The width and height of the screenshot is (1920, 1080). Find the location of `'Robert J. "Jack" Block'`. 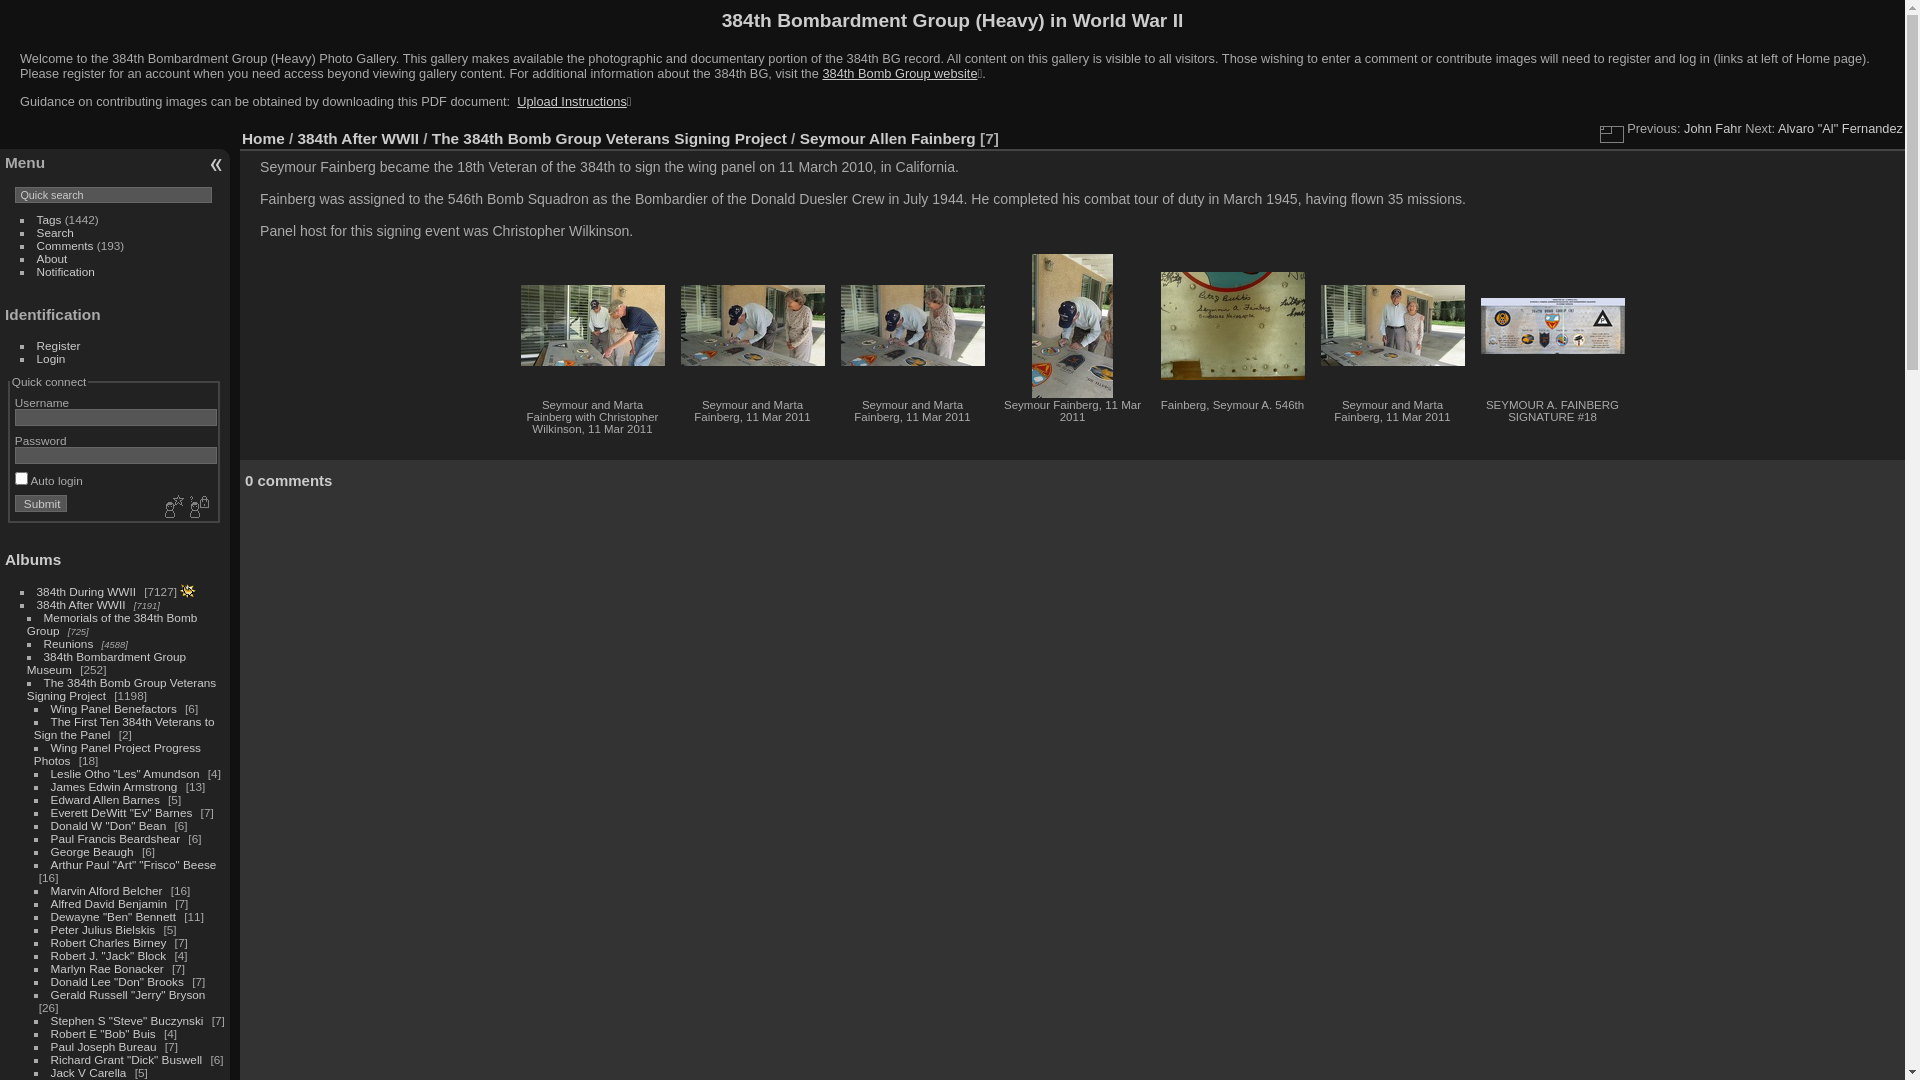

'Robert J. "Jack" Block' is located at coordinates (51, 954).